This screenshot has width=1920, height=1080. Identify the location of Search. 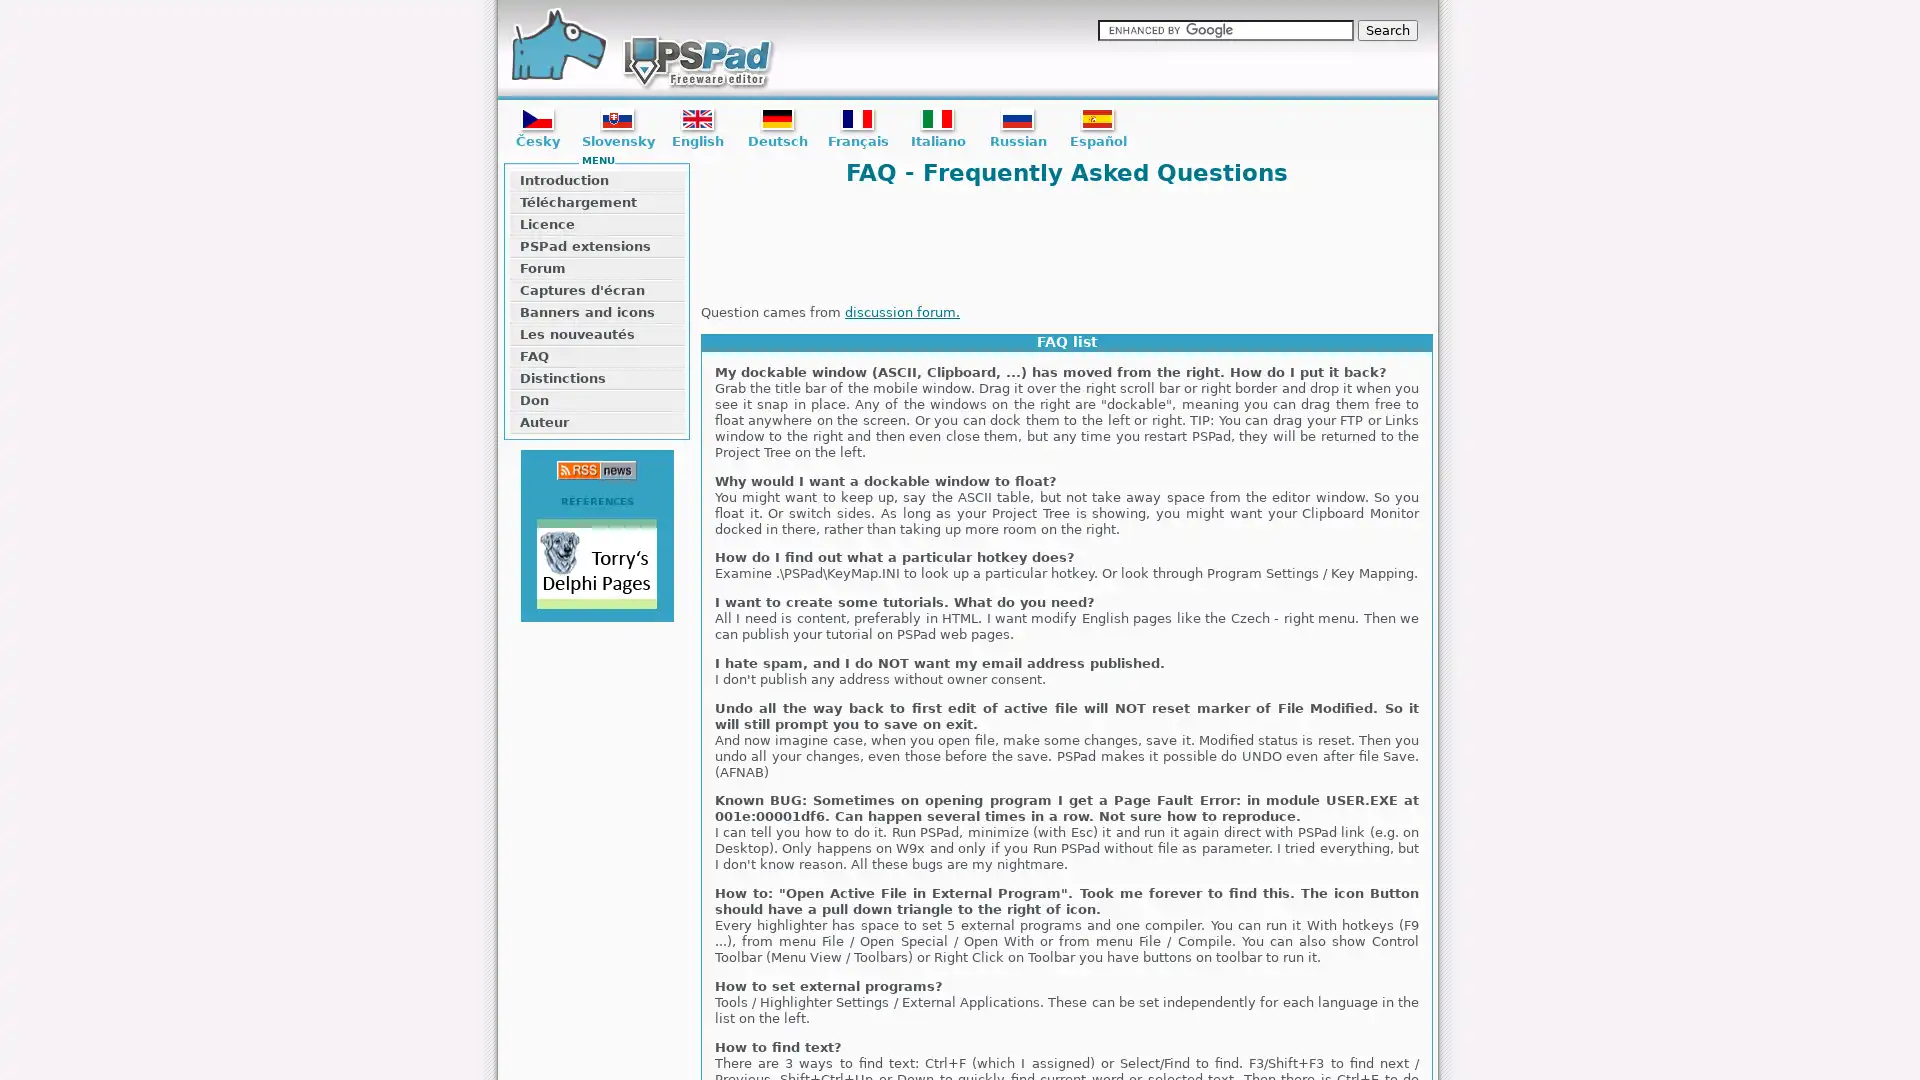
(1386, 30).